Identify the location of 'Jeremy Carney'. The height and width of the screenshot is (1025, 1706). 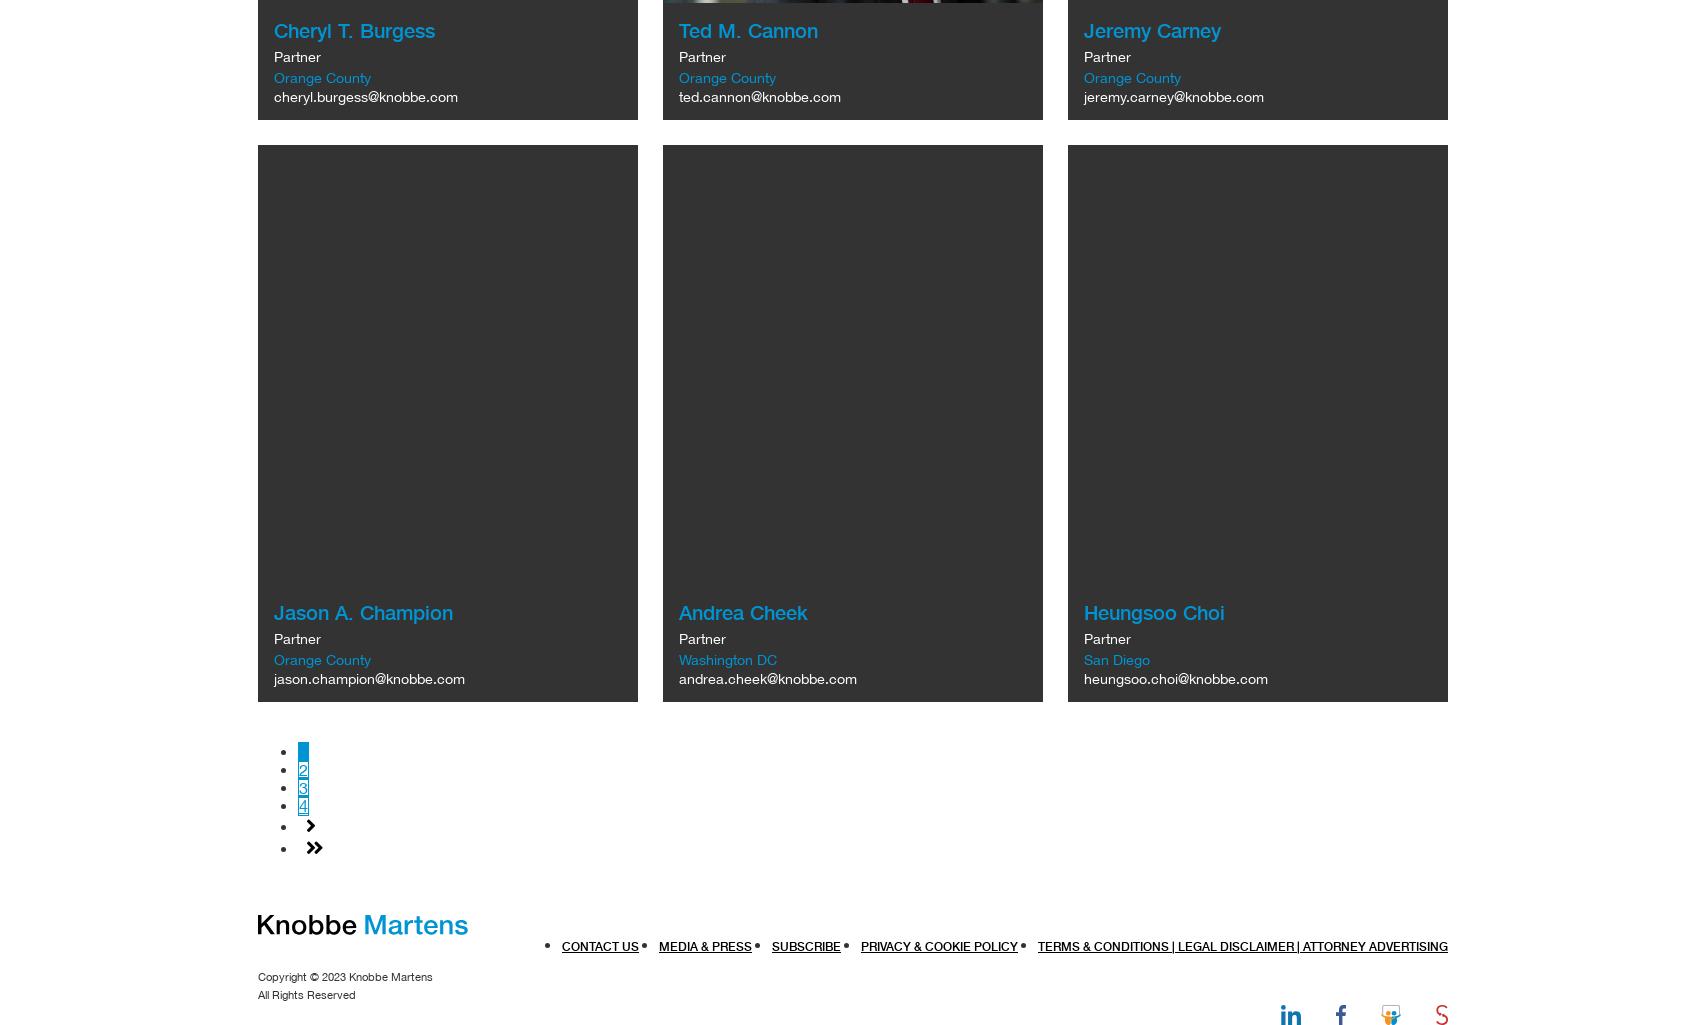
(1151, 30).